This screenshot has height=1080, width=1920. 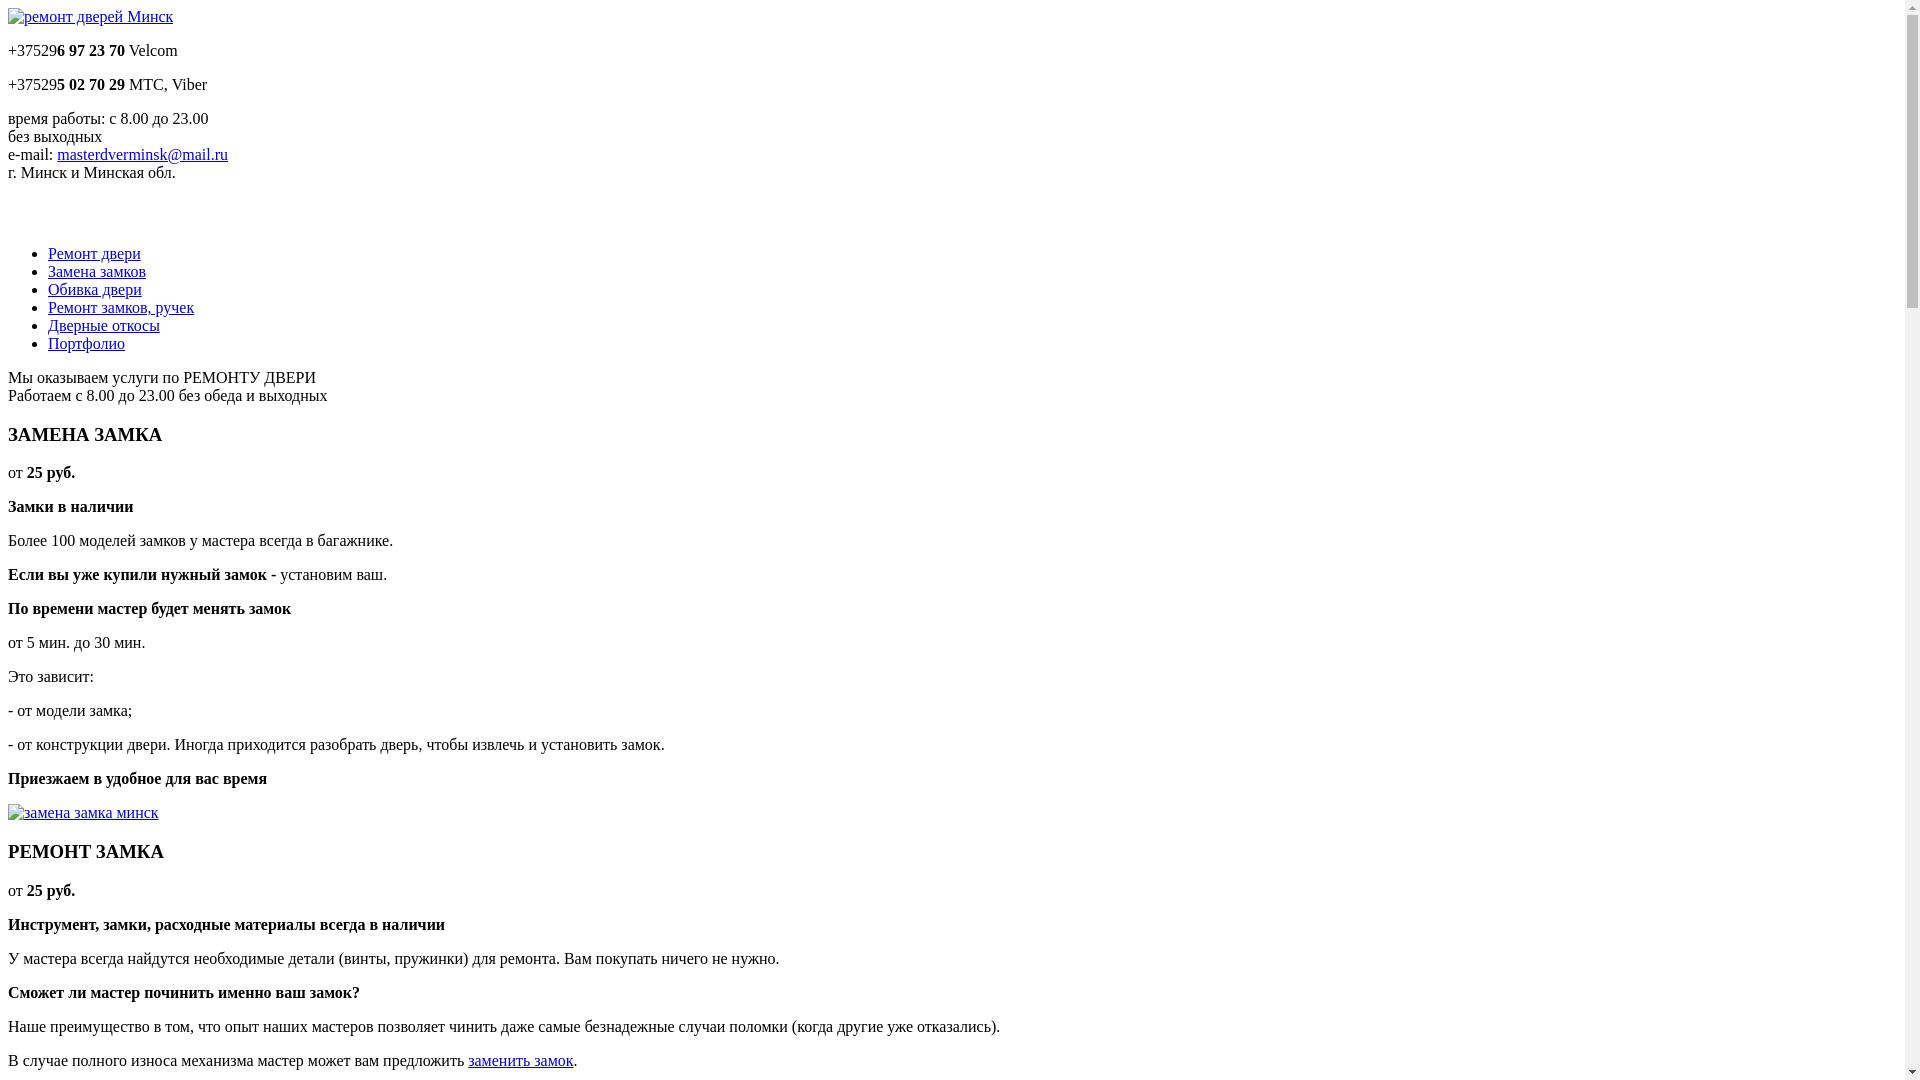 What do you see at coordinates (141, 153) in the screenshot?
I see `'masterdverminsk@mail.ru'` at bounding box center [141, 153].